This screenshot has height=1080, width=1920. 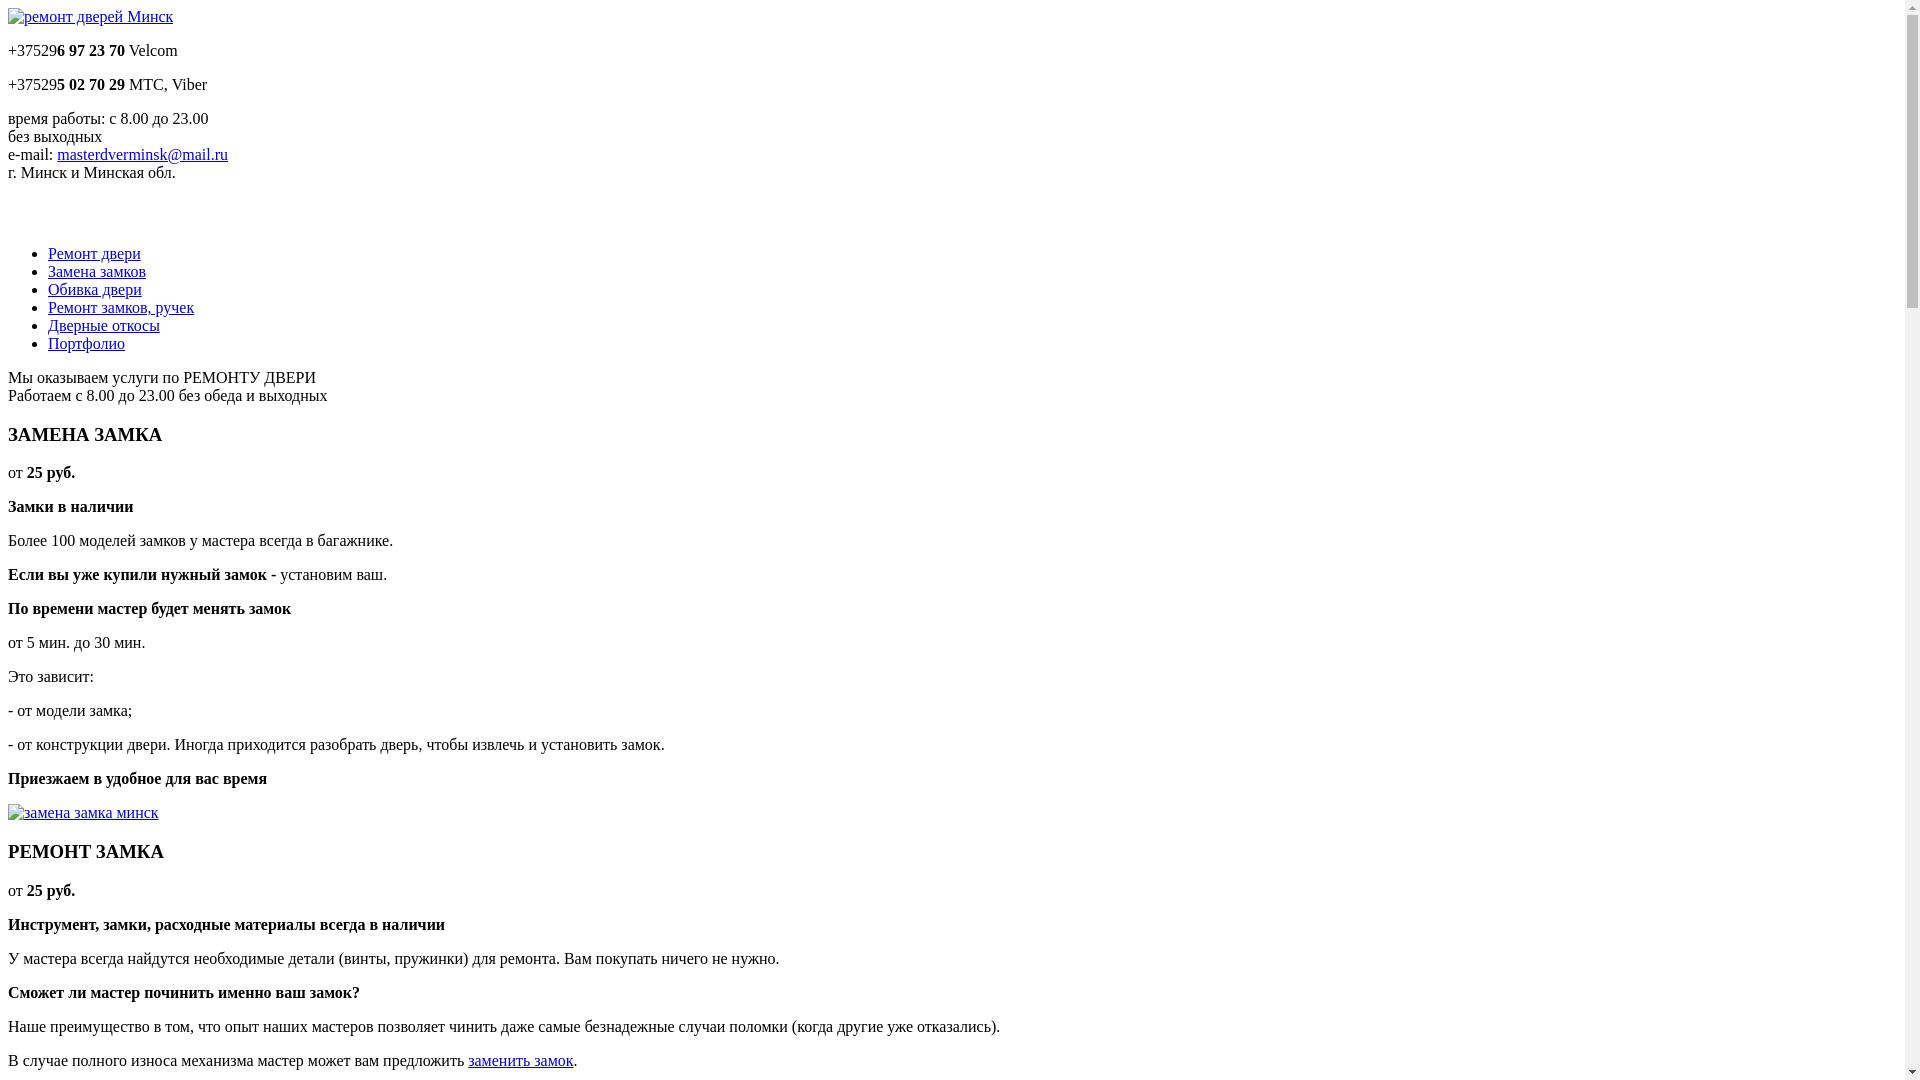 What do you see at coordinates (141, 153) in the screenshot?
I see `'masterdverminsk@mail.ru'` at bounding box center [141, 153].